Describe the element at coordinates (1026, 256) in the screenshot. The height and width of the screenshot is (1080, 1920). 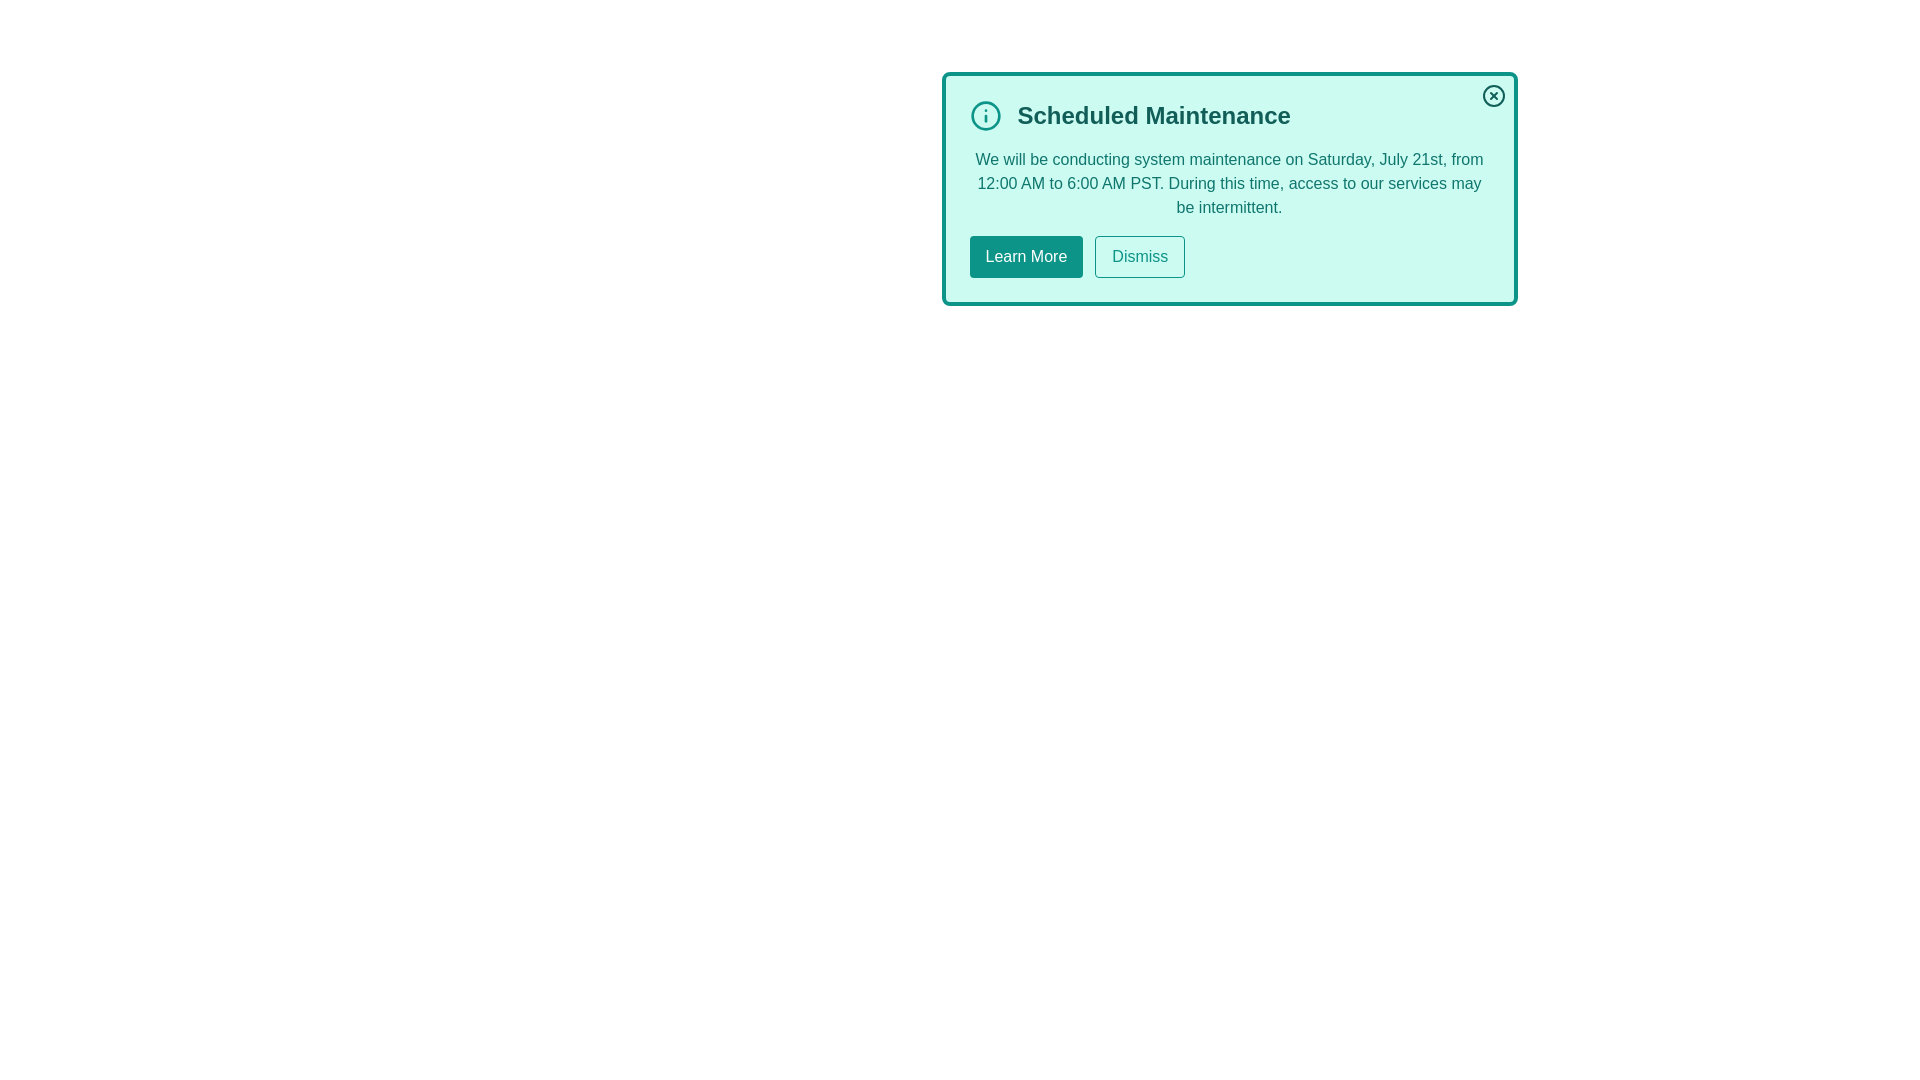
I see `the 'Learn More' button to navigate to detailed information` at that location.